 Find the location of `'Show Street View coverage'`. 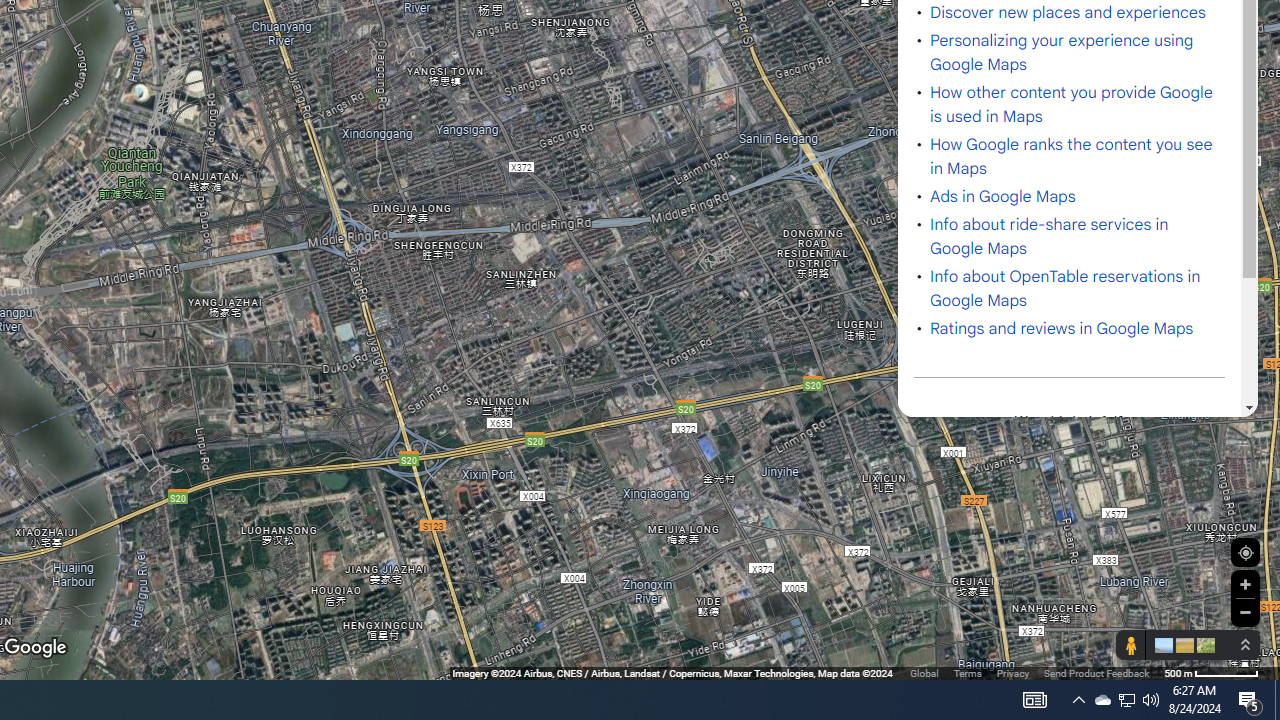

'Show Street View coverage' is located at coordinates (1130, 645).